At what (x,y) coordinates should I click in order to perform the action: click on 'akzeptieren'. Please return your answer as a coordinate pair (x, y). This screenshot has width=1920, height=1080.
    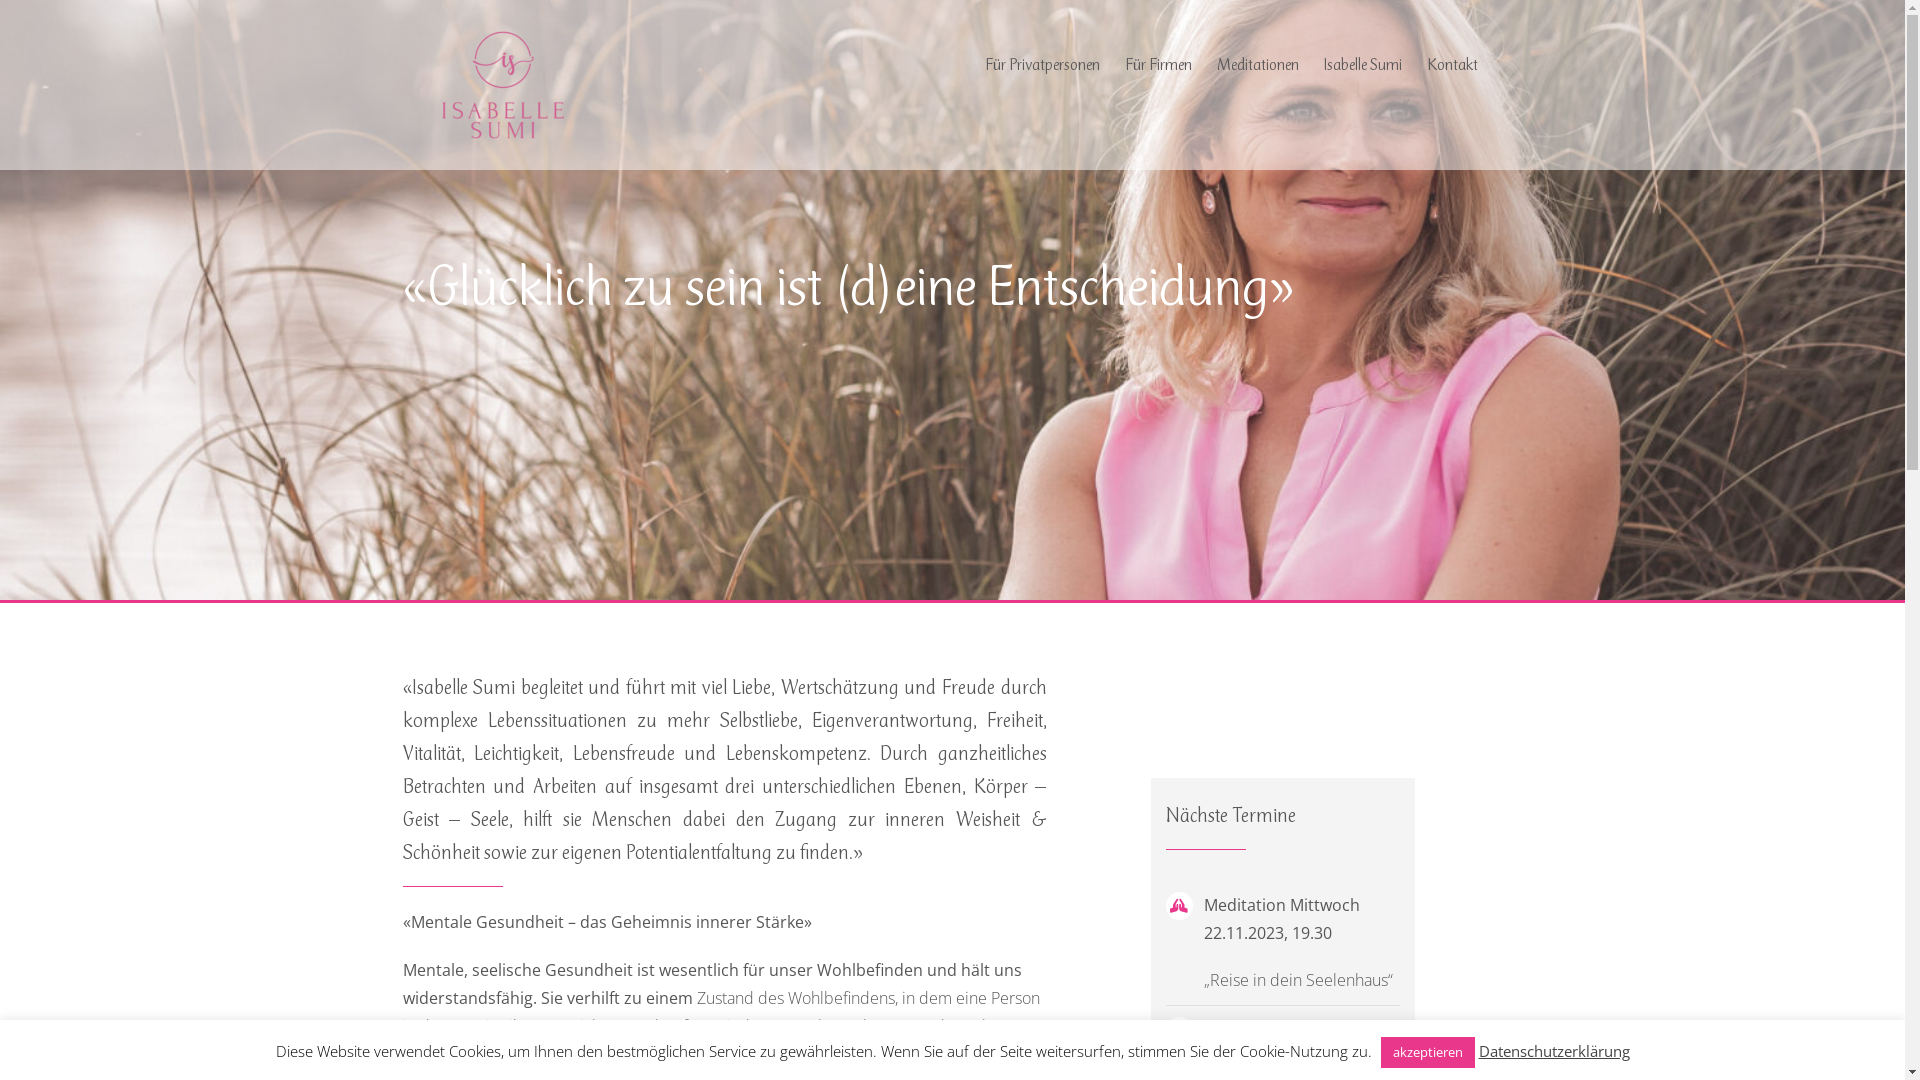
    Looking at the image, I should click on (1425, 1051).